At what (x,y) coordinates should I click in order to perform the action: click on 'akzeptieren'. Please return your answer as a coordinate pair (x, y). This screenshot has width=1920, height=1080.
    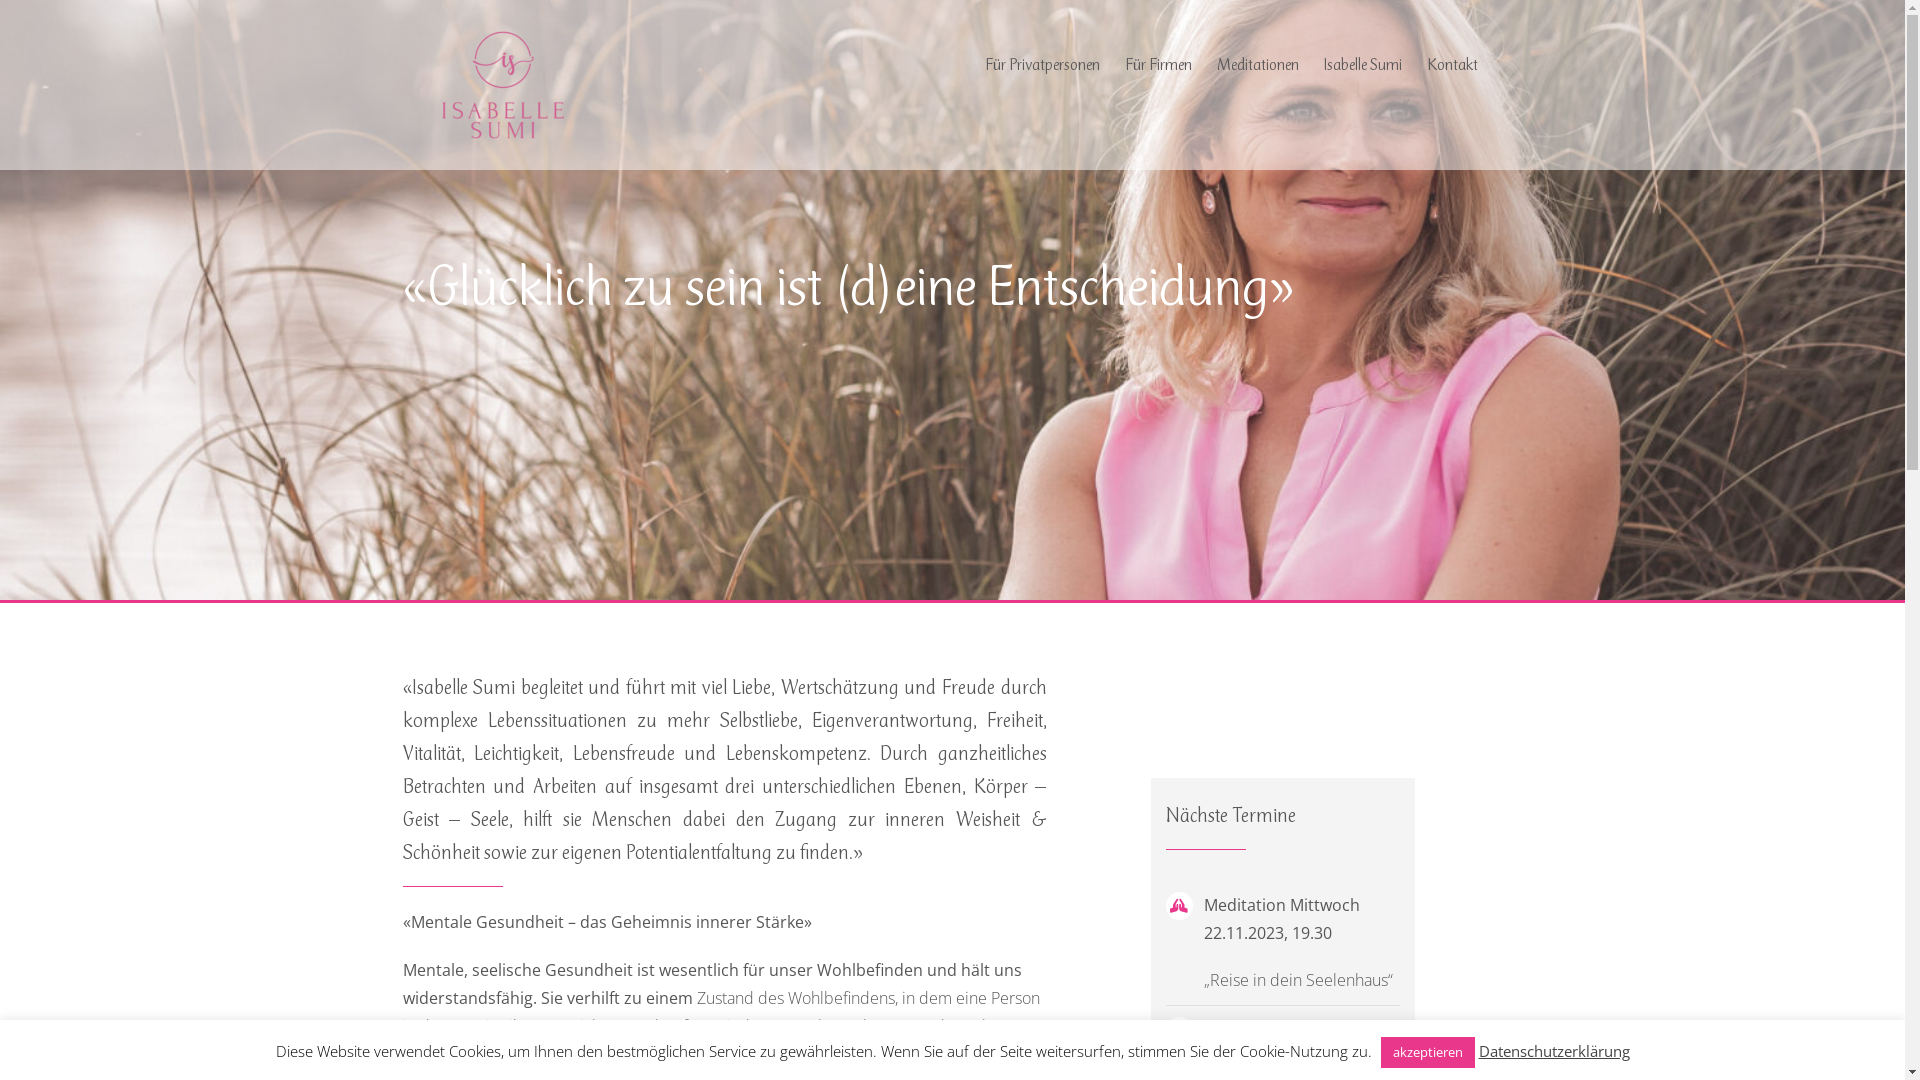
    Looking at the image, I should click on (1425, 1051).